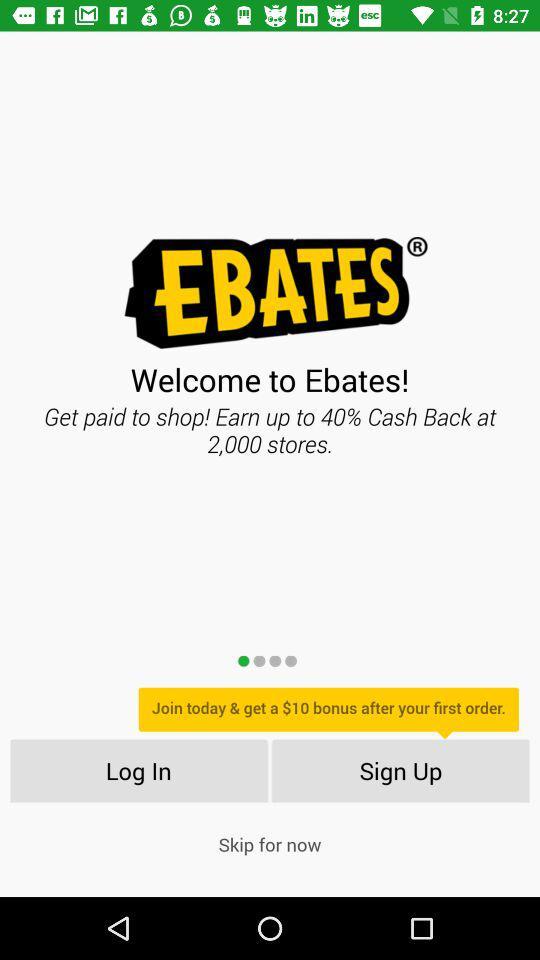 The height and width of the screenshot is (960, 540). What do you see at coordinates (401, 769) in the screenshot?
I see `item to the right of log in icon` at bounding box center [401, 769].